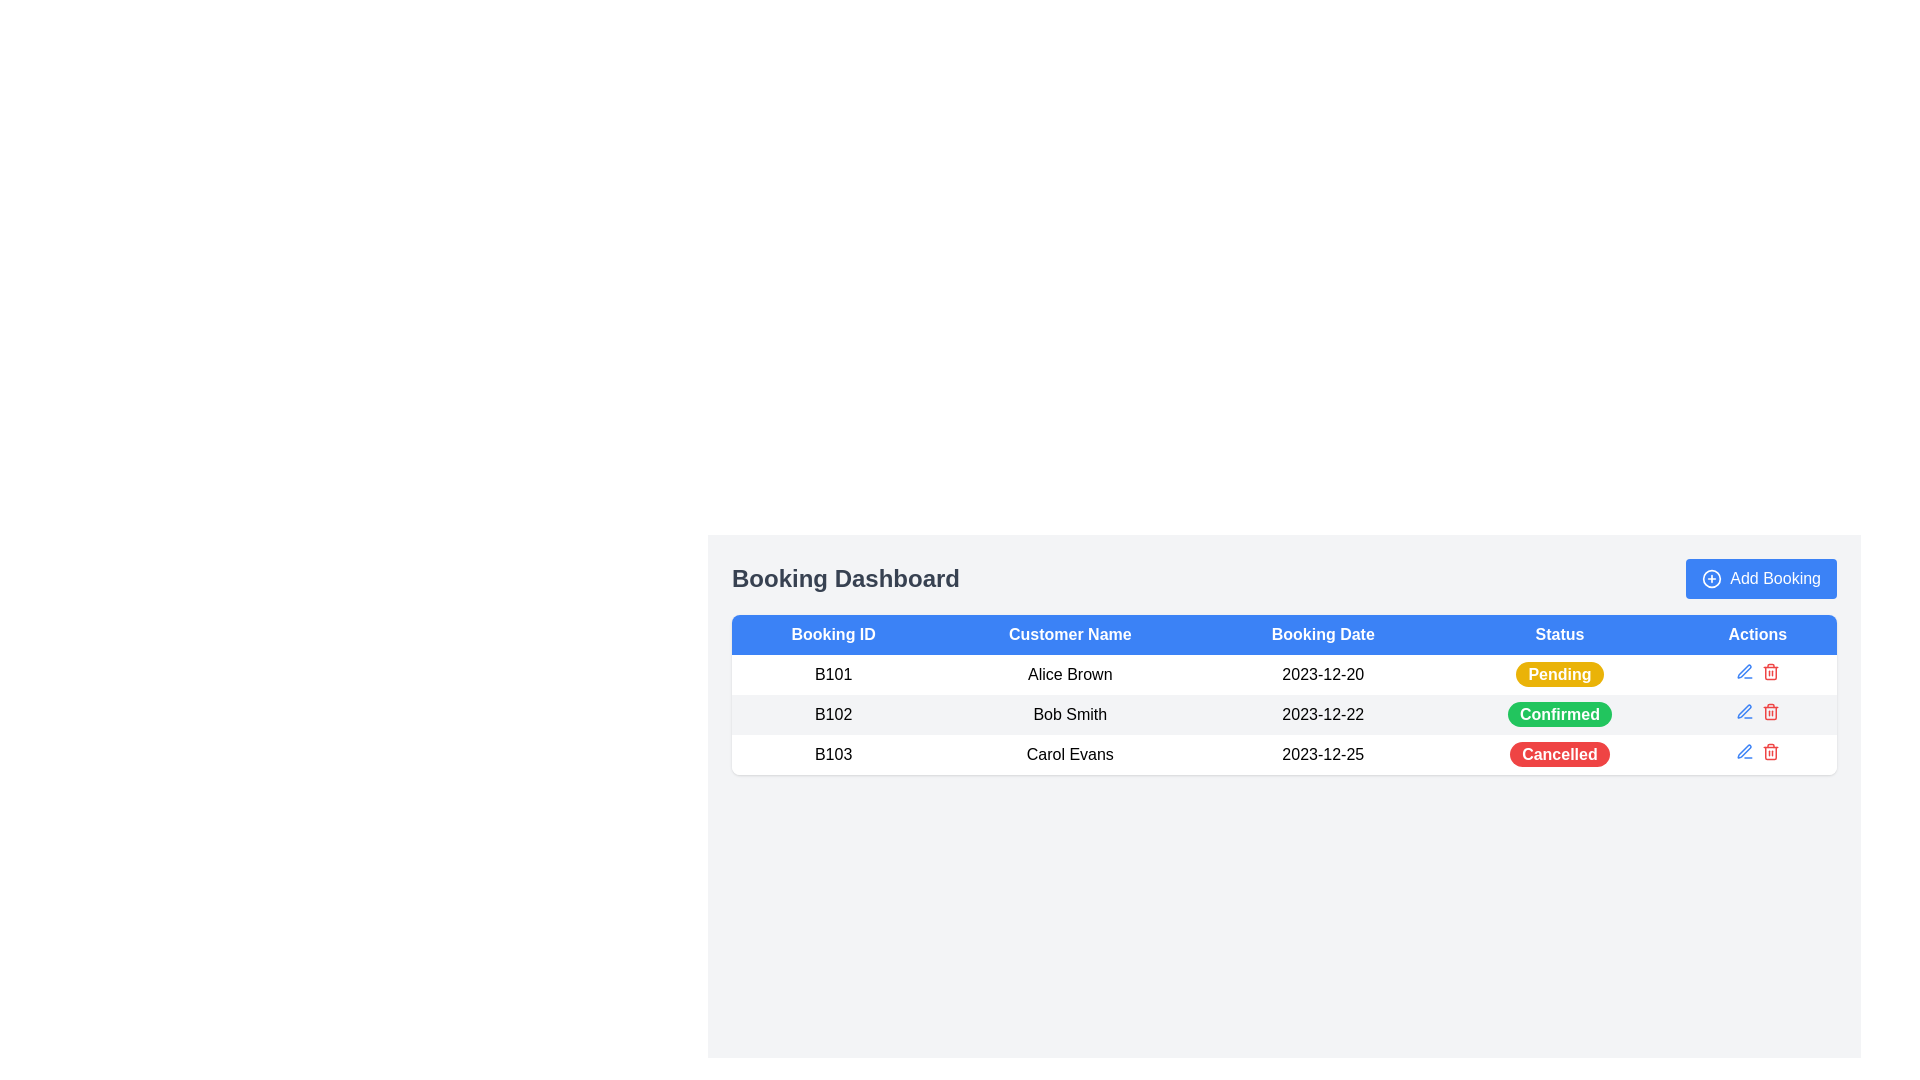 Image resolution: width=1920 pixels, height=1080 pixels. I want to click on the 'Cancelled' status label located in the 'Status' column of the table for the record 'B103', so click(1559, 754).